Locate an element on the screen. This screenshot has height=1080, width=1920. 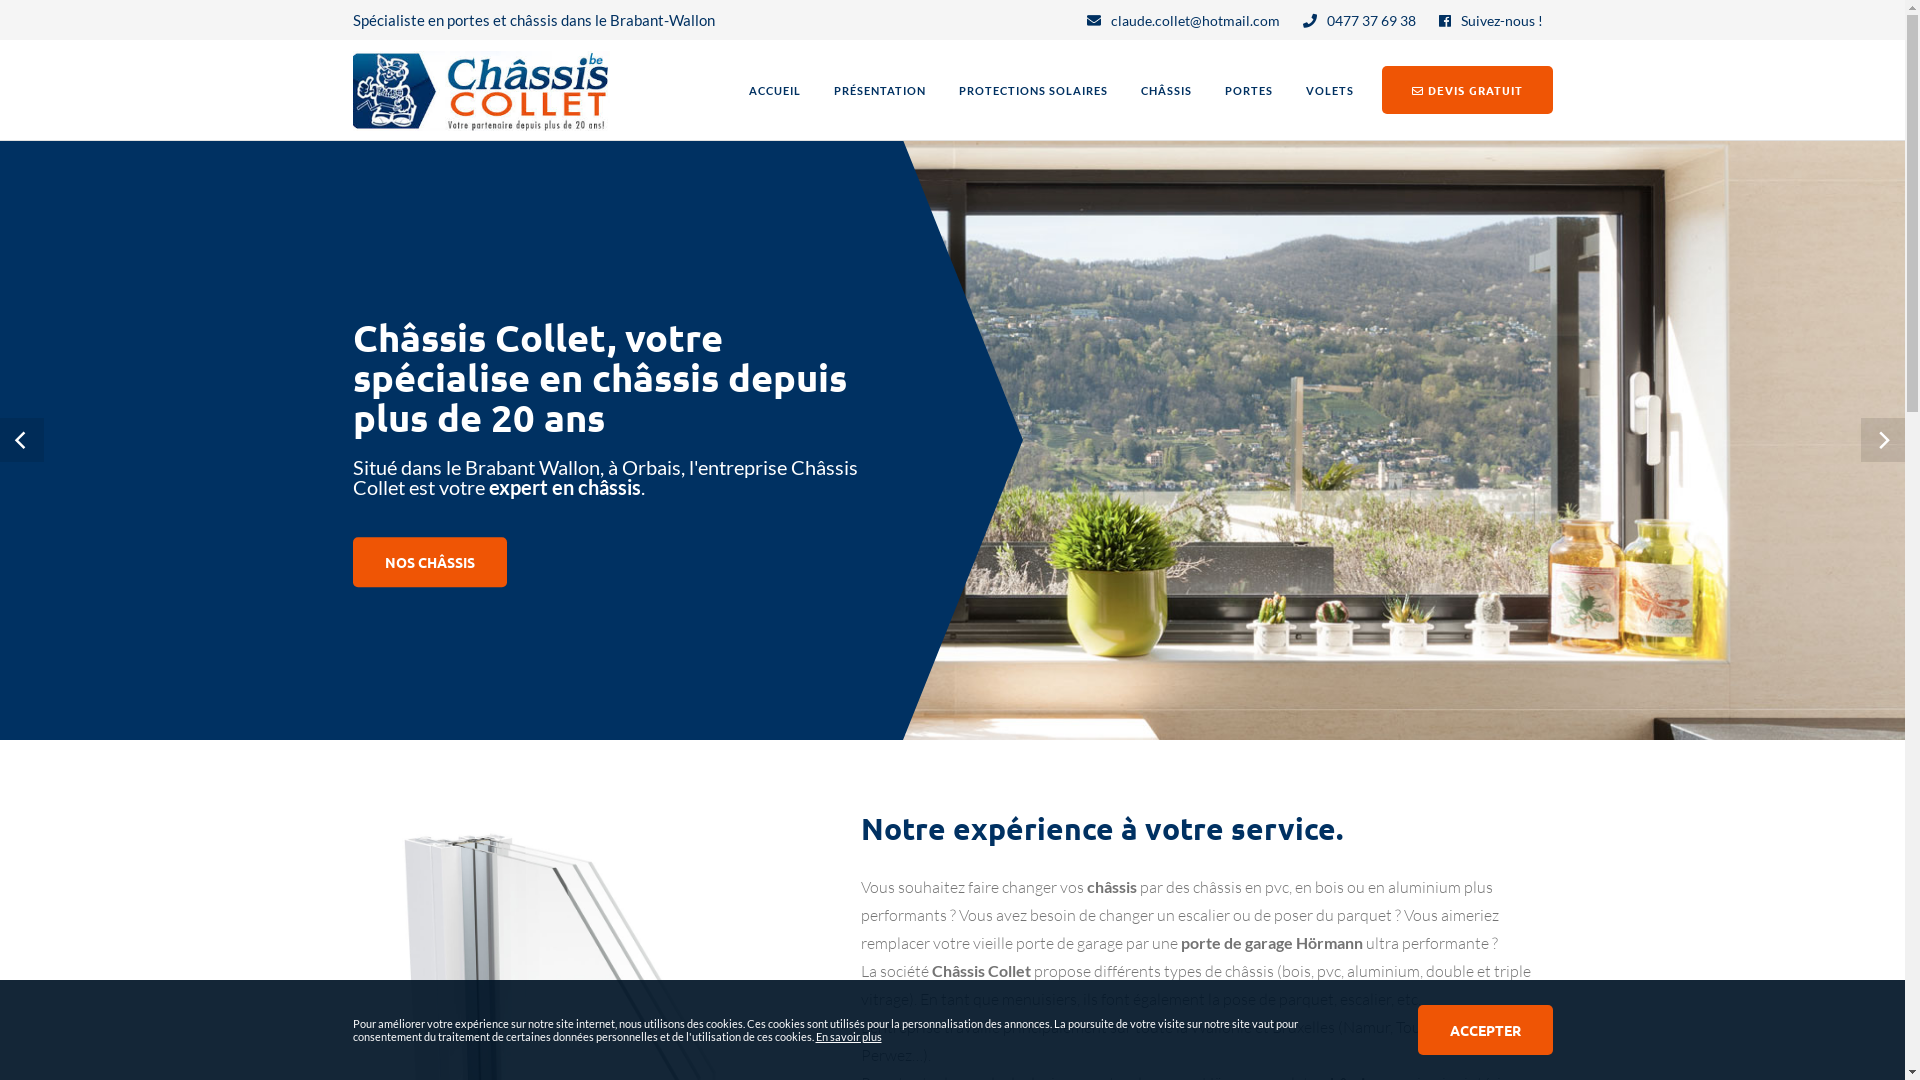
'VOLETS' is located at coordinates (1290, 91).